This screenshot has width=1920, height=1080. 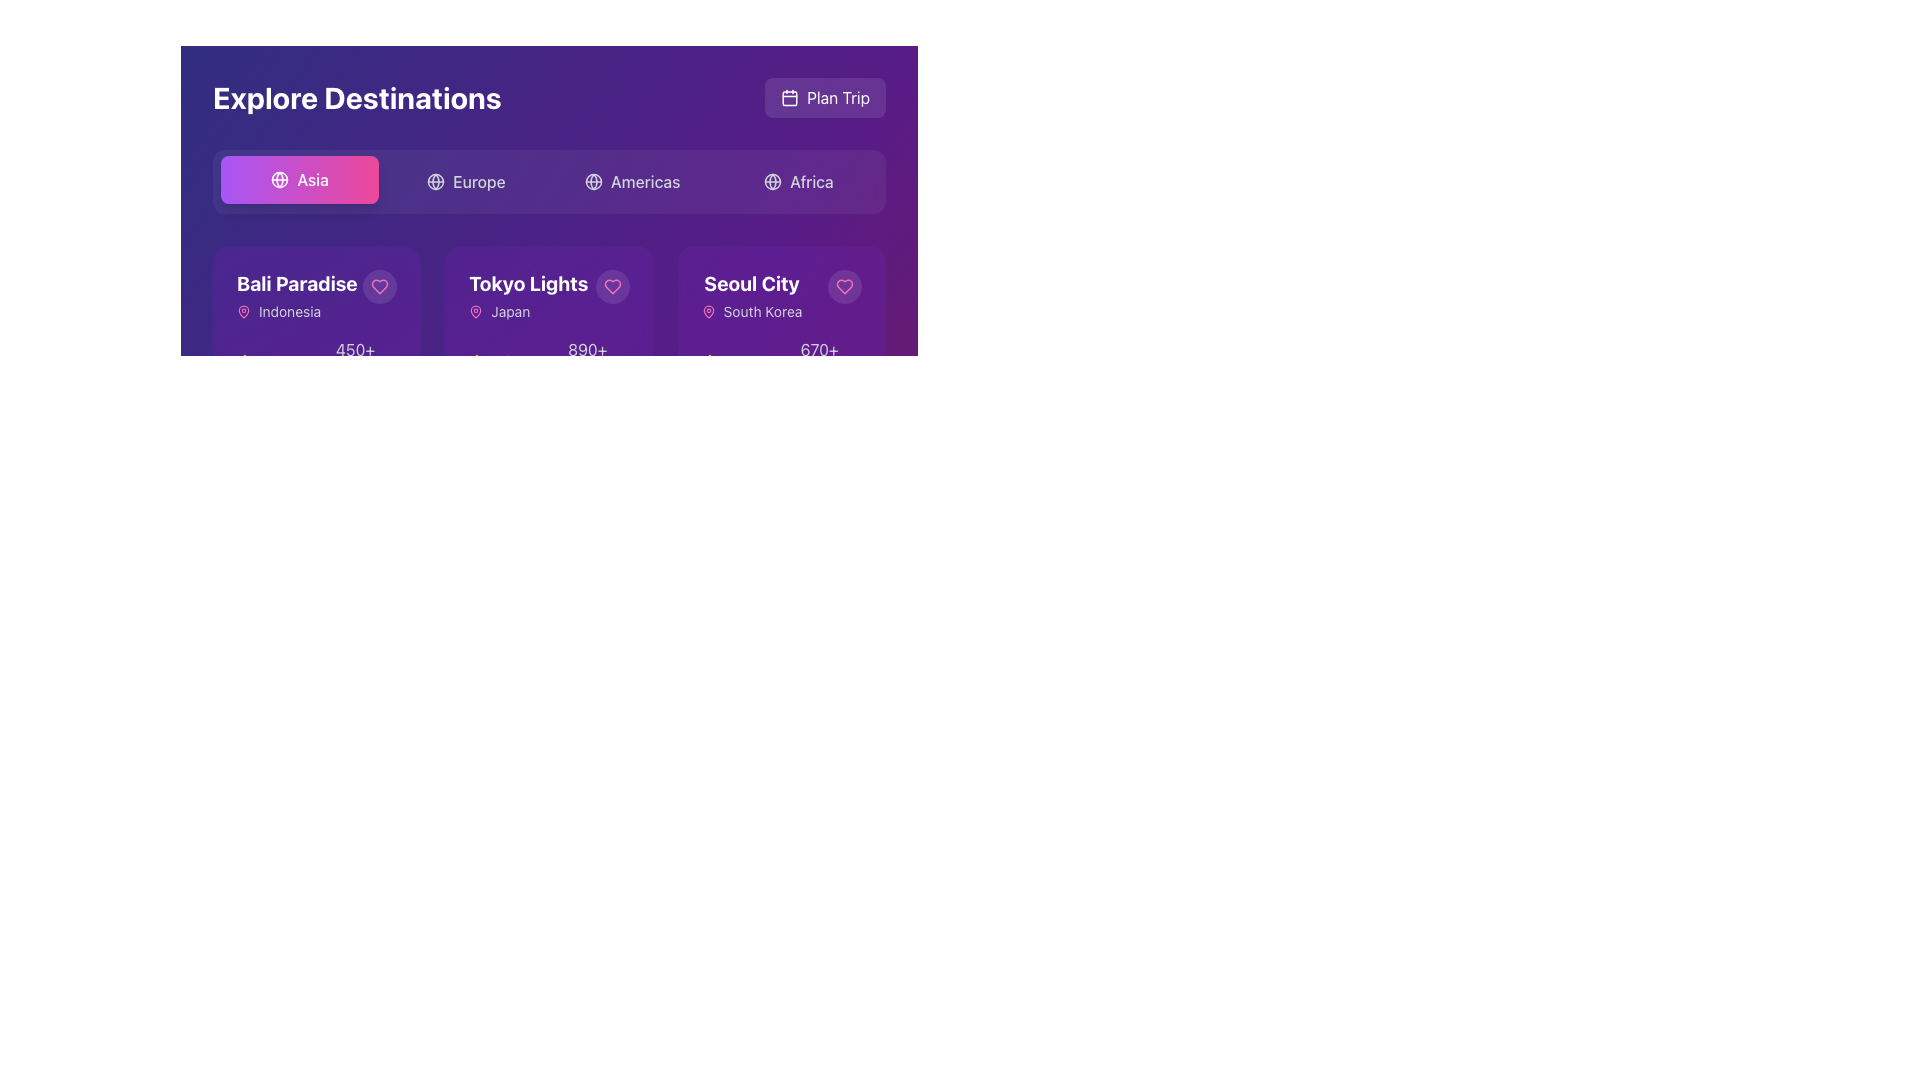 What do you see at coordinates (611, 286) in the screenshot?
I see `the 'like' or 'favorite' button icon located at the top-right area of the 'Tokyo Lights' card to mark it as a favorite` at bounding box center [611, 286].